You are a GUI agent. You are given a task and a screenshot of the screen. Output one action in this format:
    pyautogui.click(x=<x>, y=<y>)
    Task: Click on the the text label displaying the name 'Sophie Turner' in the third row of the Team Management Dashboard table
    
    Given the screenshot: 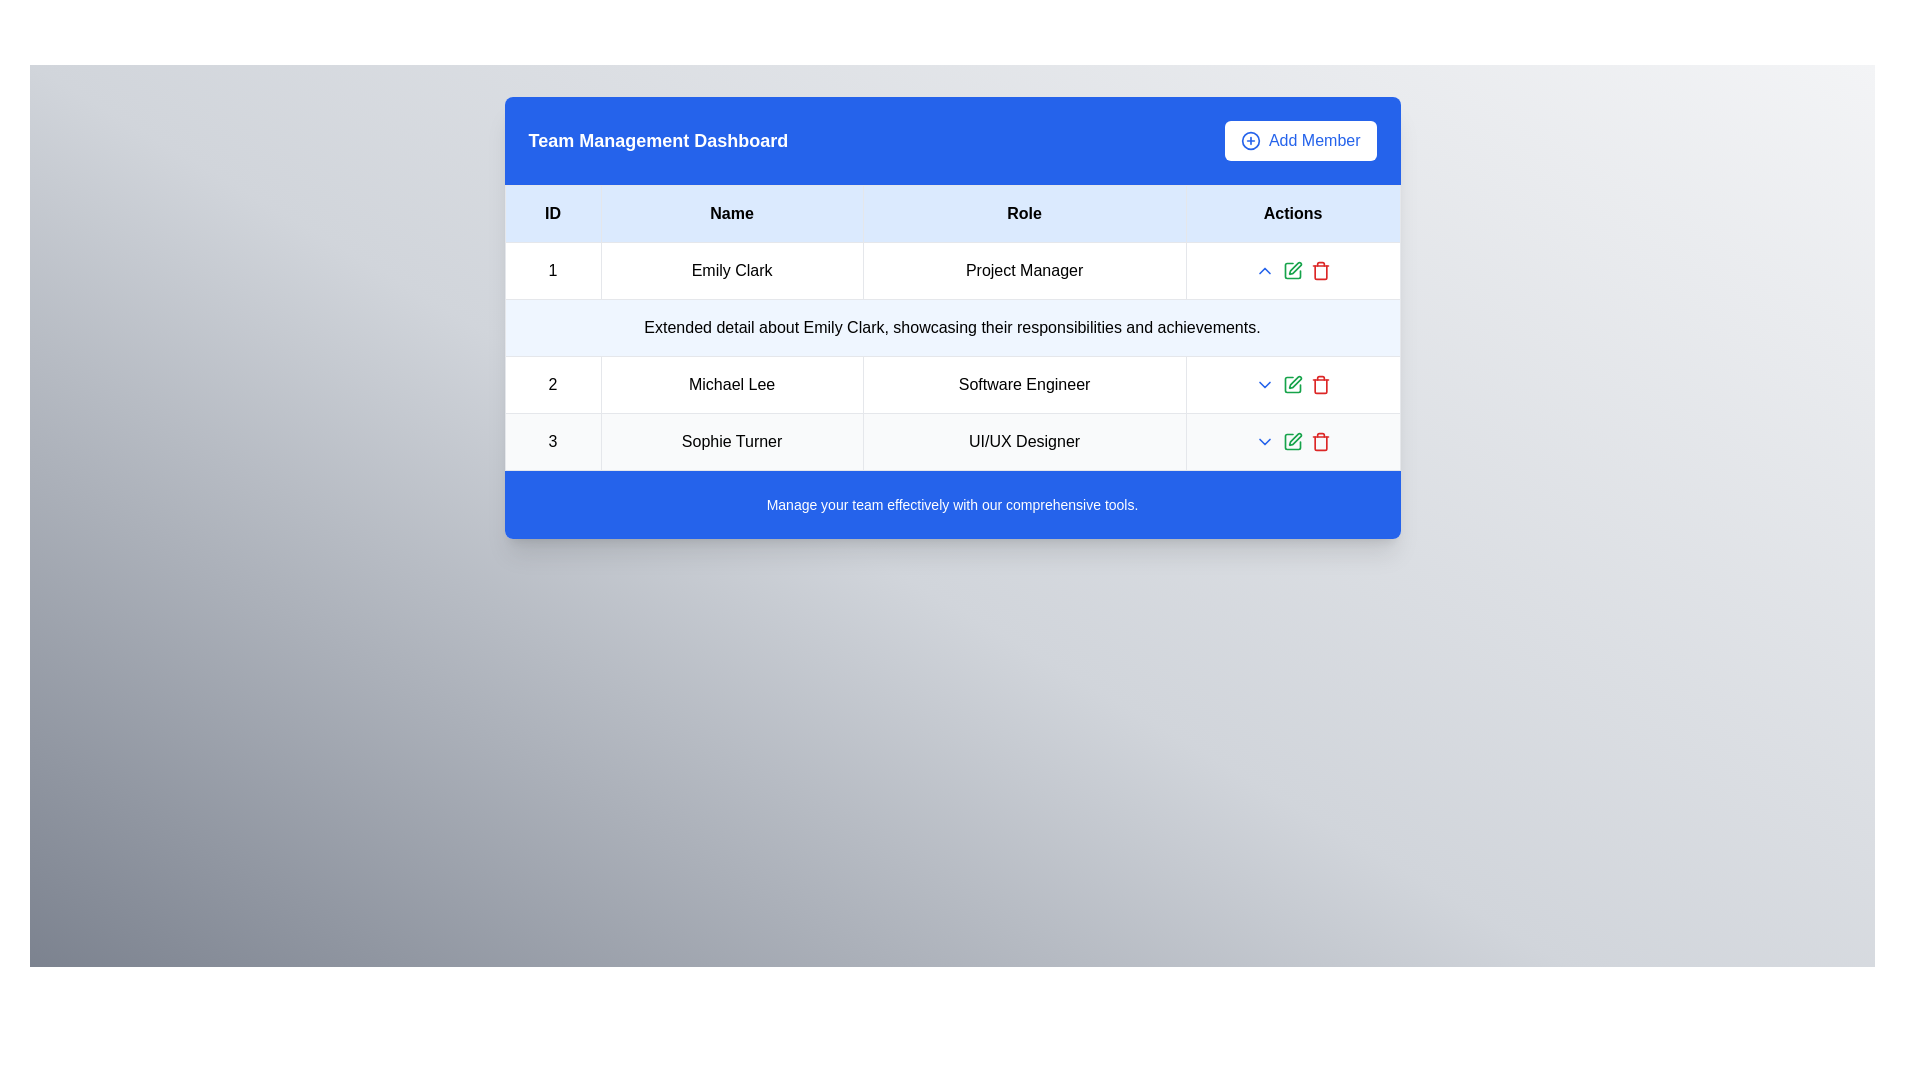 What is the action you would take?
    pyautogui.click(x=731, y=441)
    